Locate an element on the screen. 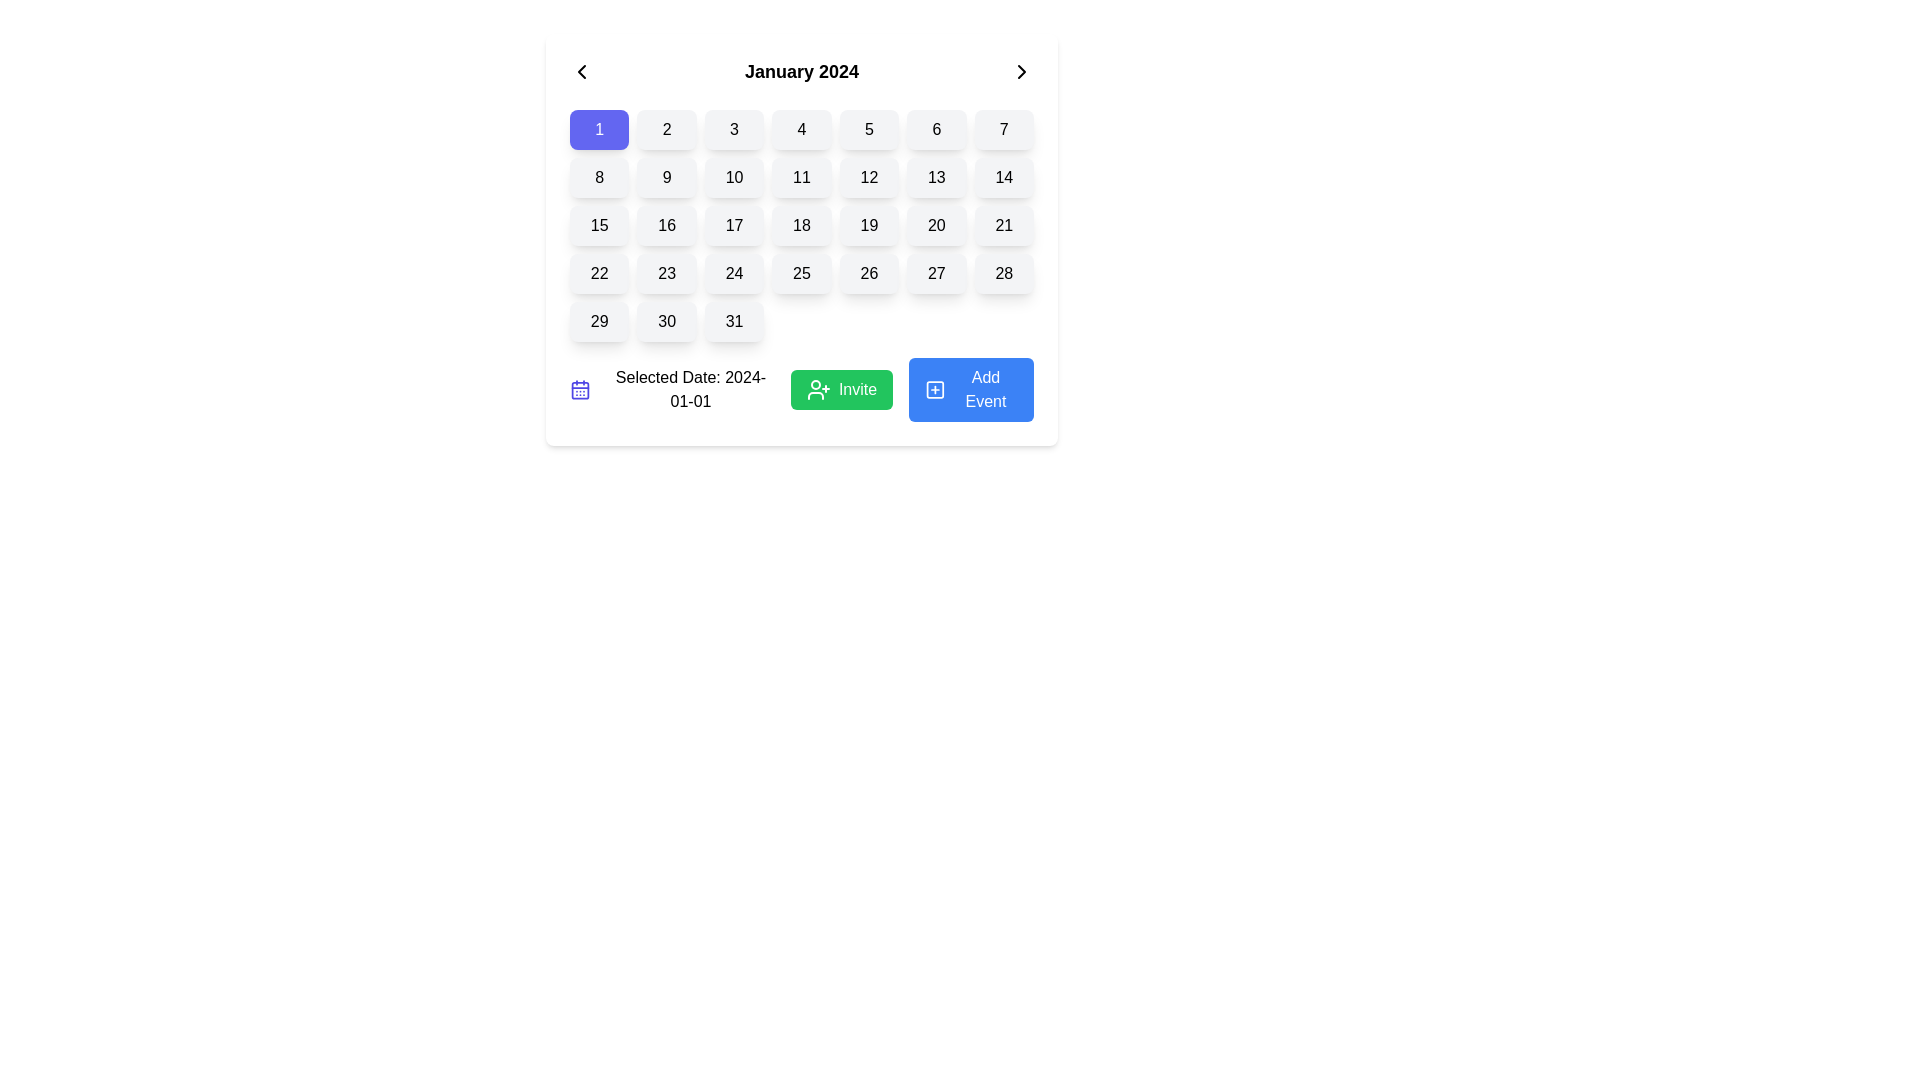  the rounded rectangular button with a purple background and white text displaying the number '1' is located at coordinates (598, 130).